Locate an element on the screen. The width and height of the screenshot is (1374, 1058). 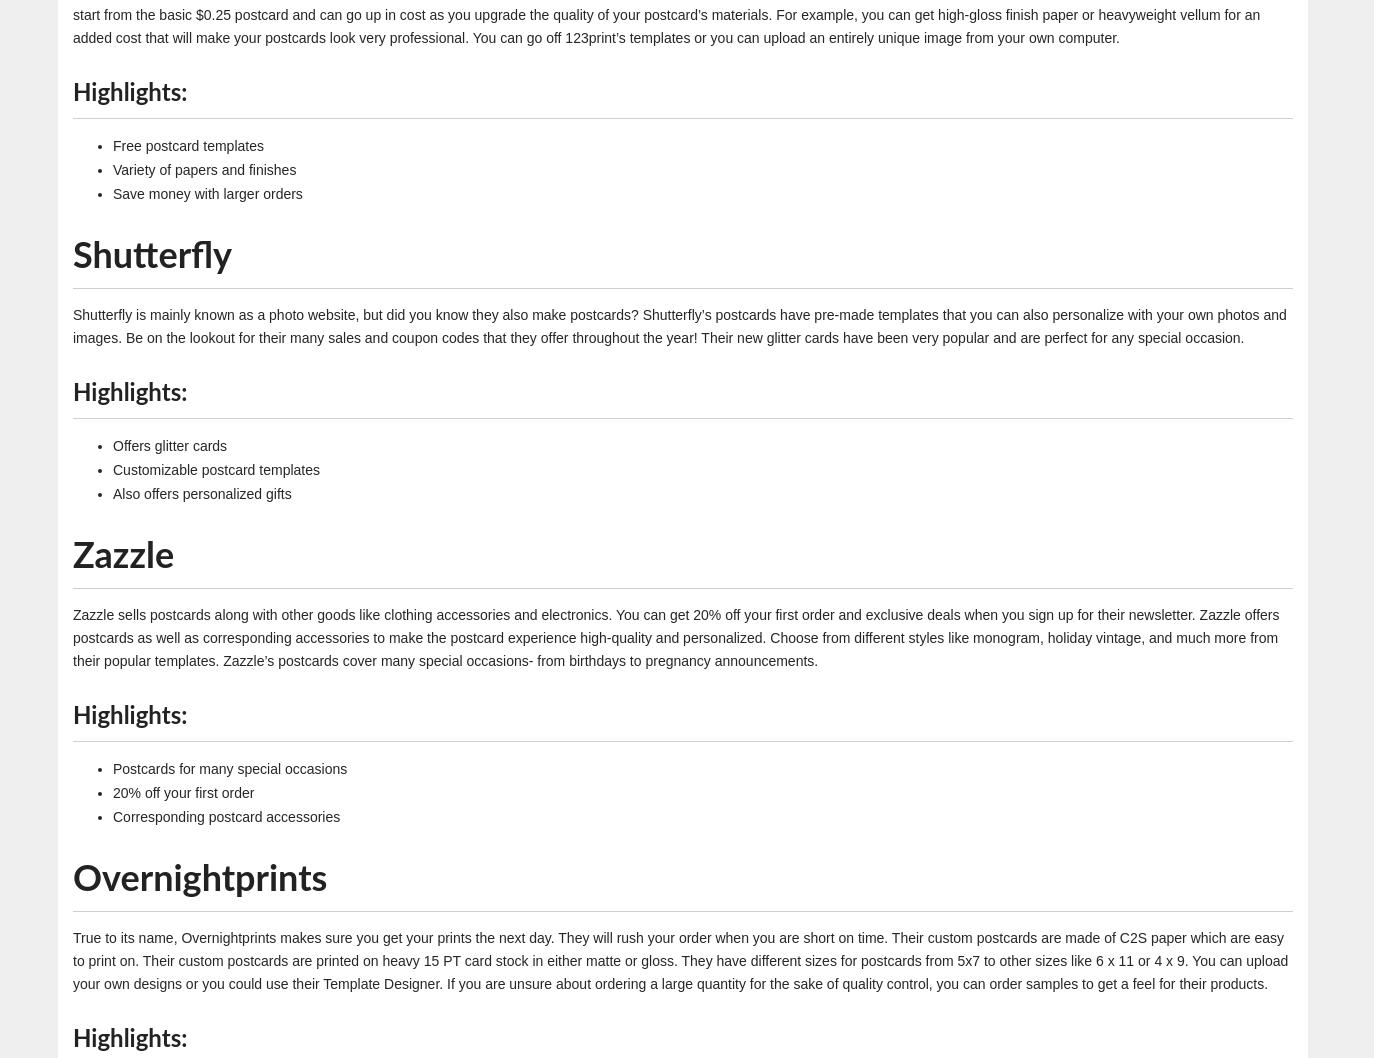
'Shutterfly is mainly known as a photo website, but did you know they also make postcards? Shutterfly’s postcards have pre-made templates that you can also personalize with your own photos and images. Be on the lookout for their many sales and coupon codes that they offer throughout the year! Their new glitter cards have been very popular and are perfect for any special occasion.' is located at coordinates (679, 324).